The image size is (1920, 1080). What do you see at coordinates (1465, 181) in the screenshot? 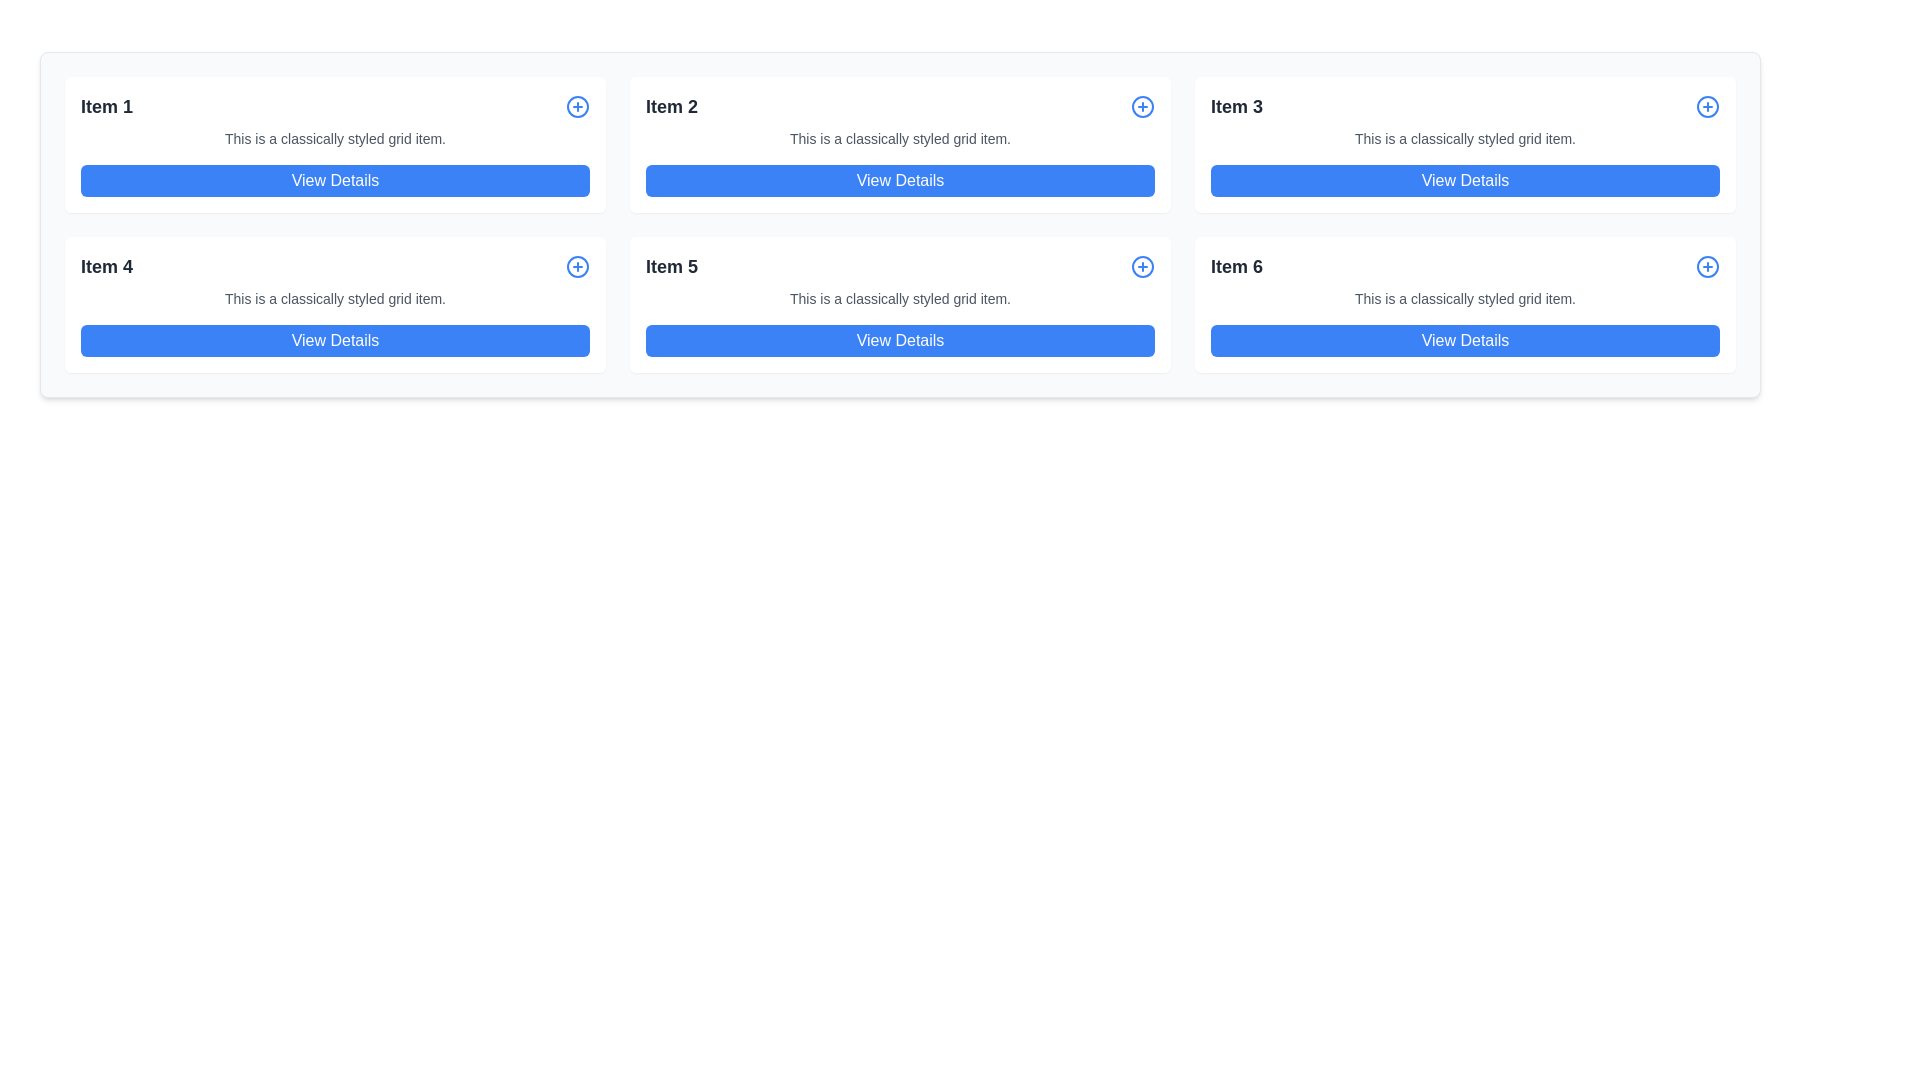
I see `the 'View Details' button, which is a rectangular button with a blue background and white text, located beneath the description of 'Item 3'` at bounding box center [1465, 181].